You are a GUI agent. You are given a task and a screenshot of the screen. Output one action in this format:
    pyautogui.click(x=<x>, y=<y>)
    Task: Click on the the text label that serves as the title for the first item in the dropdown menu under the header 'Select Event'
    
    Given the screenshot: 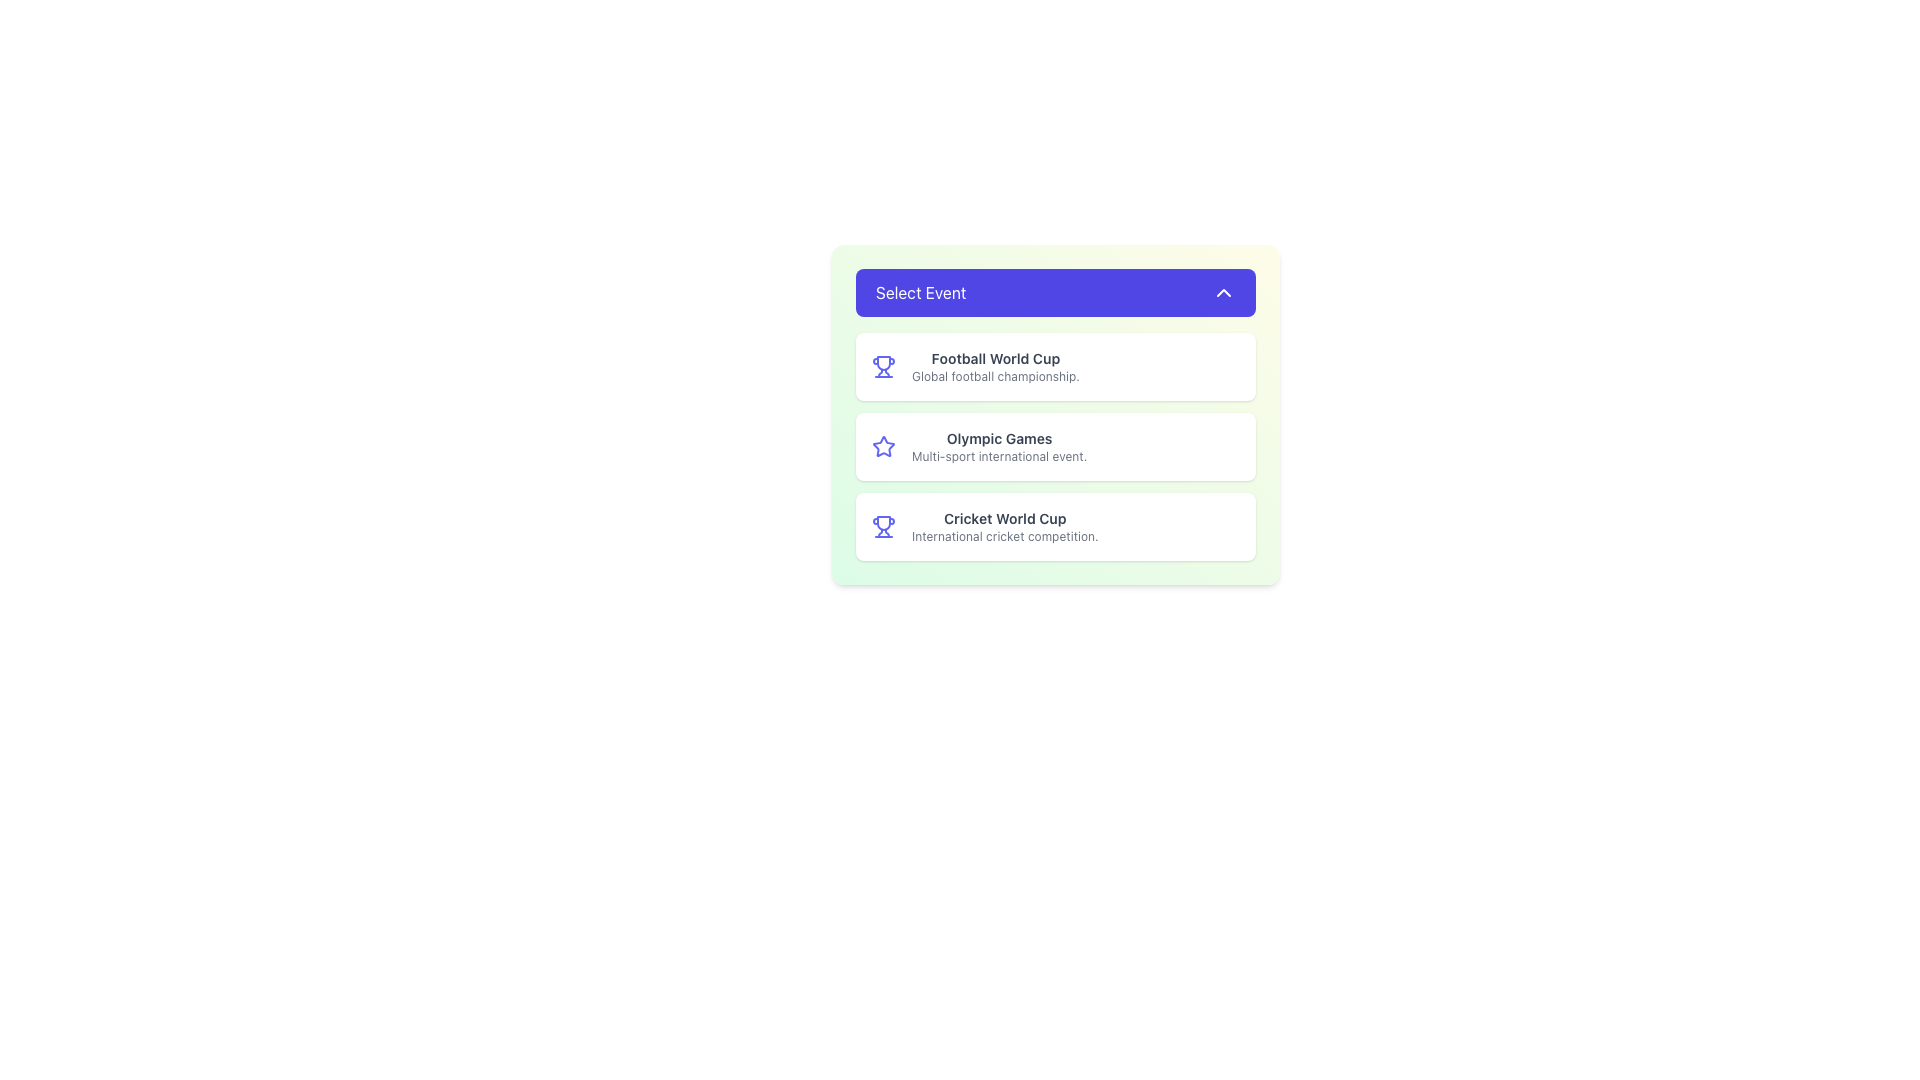 What is the action you would take?
    pyautogui.click(x=995, y=357)
    